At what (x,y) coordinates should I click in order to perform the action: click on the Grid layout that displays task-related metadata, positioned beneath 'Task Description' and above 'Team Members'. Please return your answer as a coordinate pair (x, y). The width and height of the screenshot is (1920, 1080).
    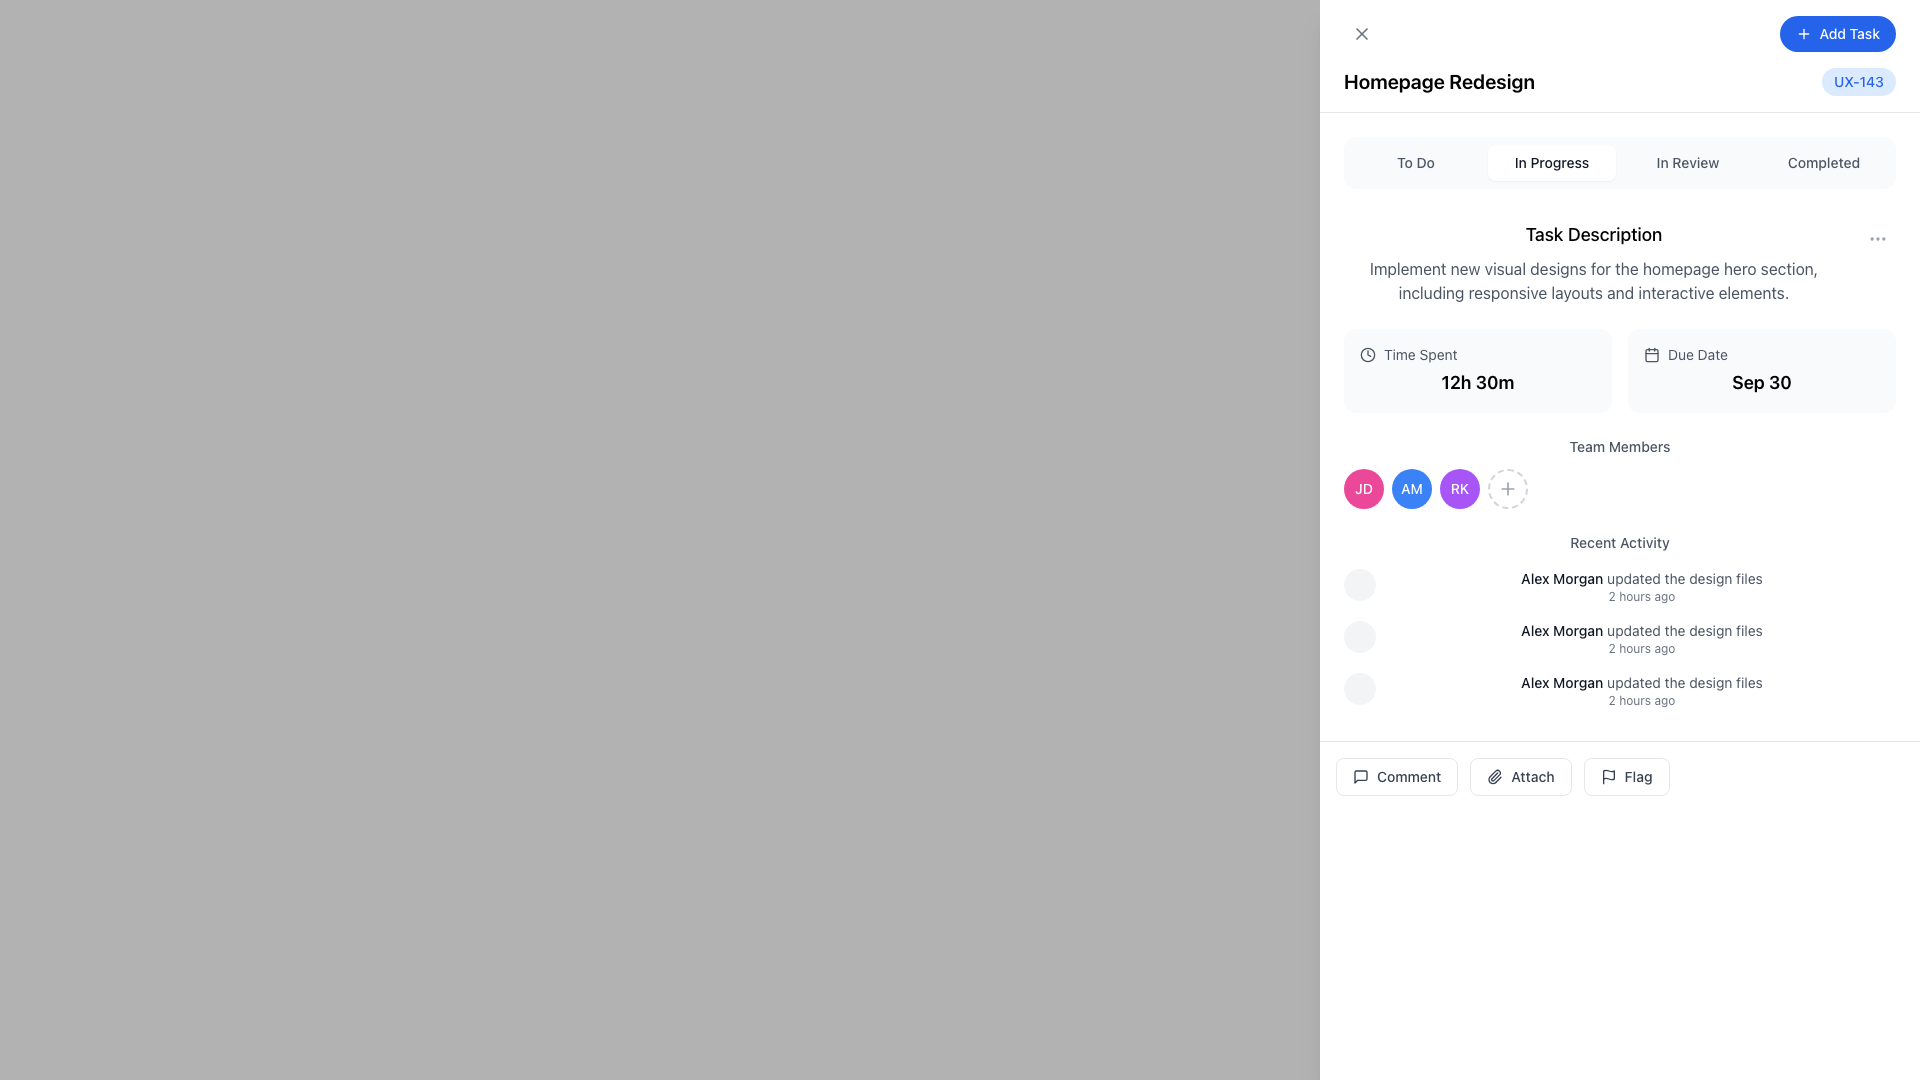
    Looking at the image, I should click on (1620, 370).